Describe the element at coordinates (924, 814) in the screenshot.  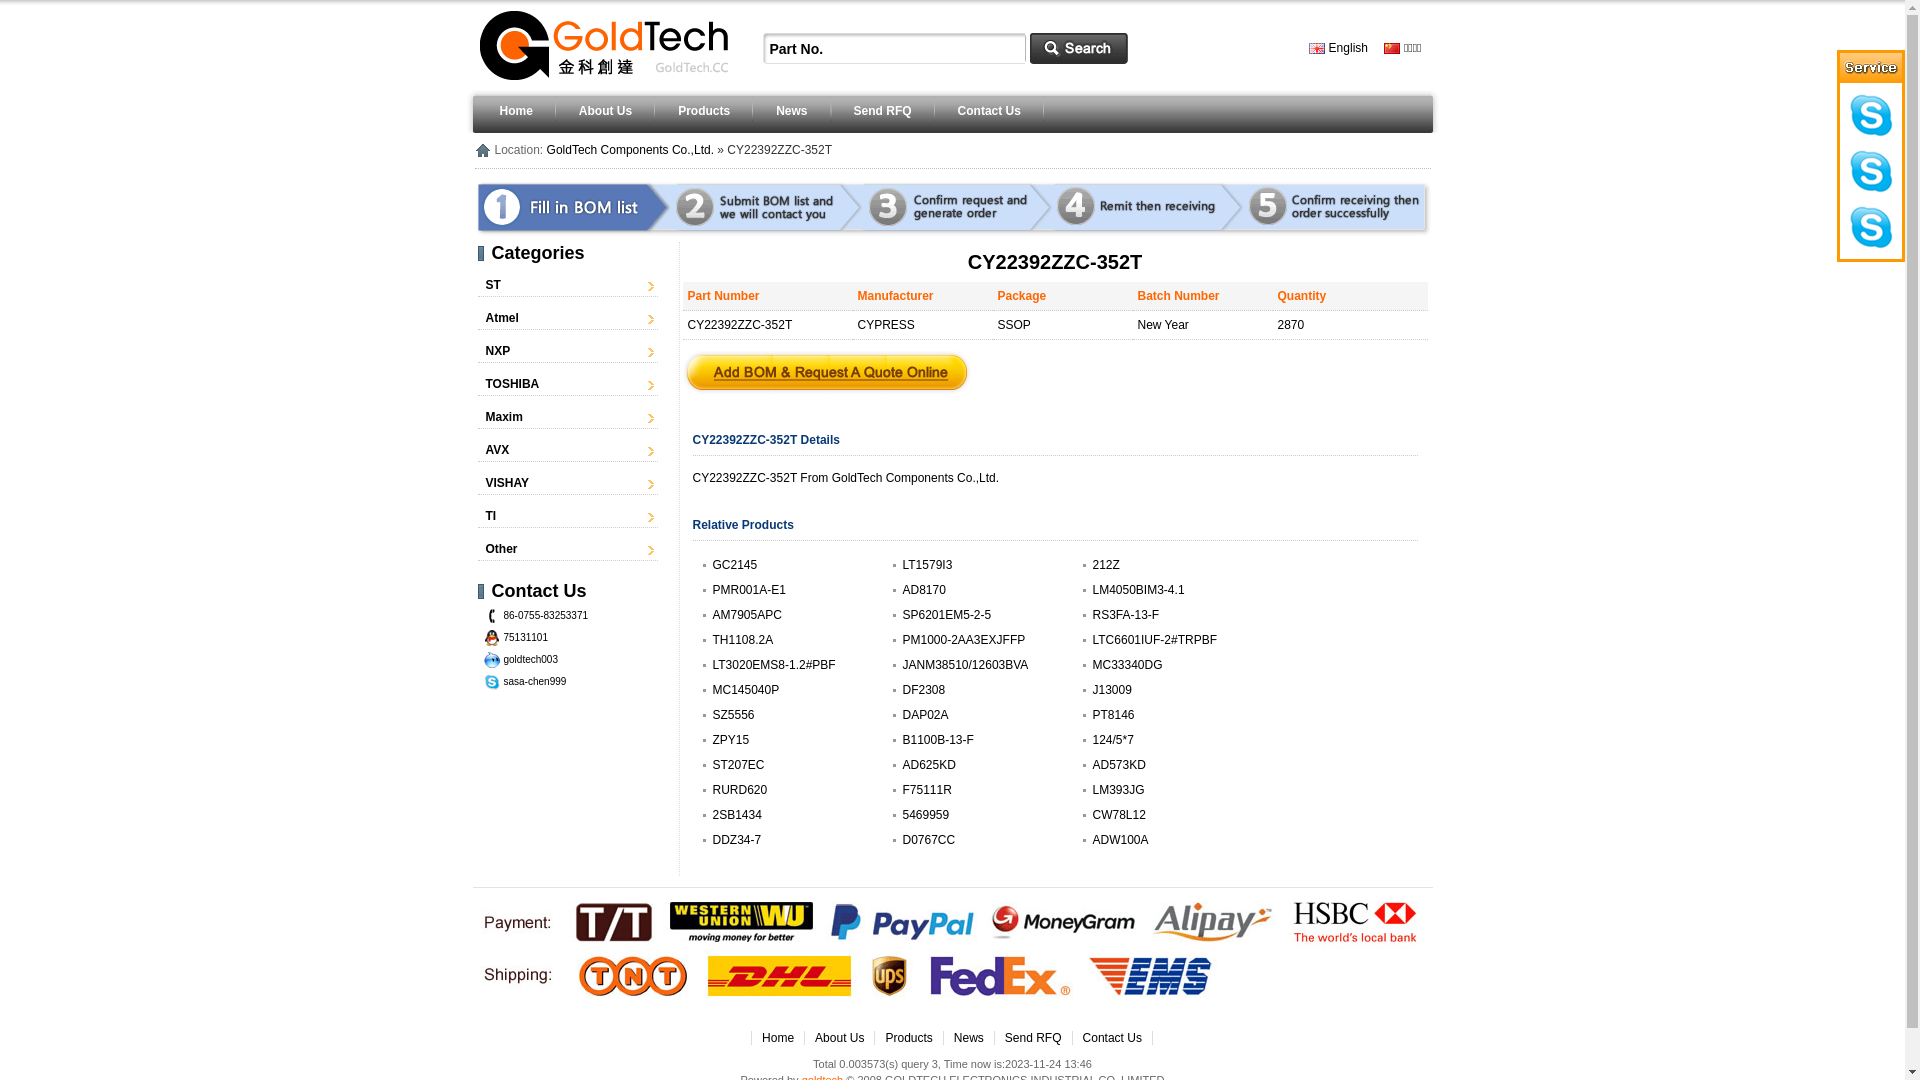
I see `'5469959'` at that location.